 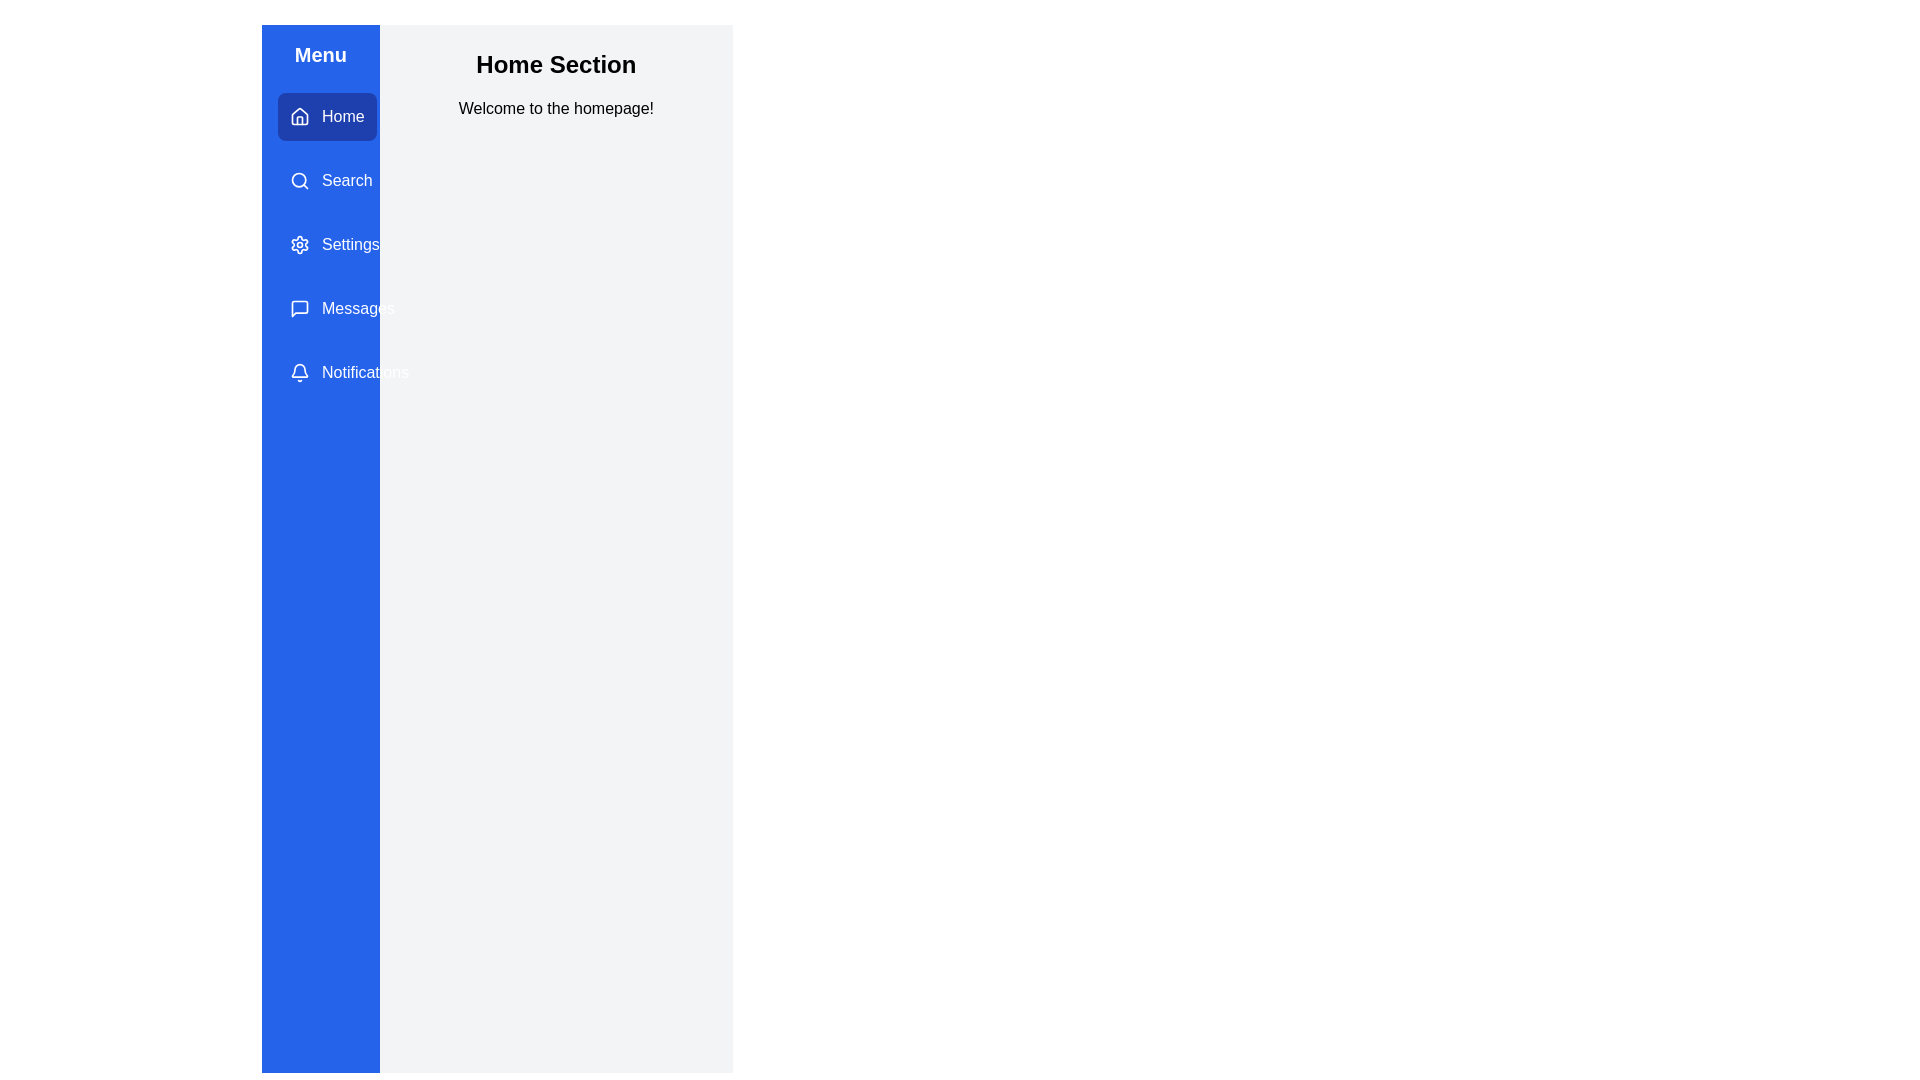 I want to click on the 'Messages' icon in the vertical navigation bar, which is the fourth icon and is adjacent to the 'Messages' text label, so click(x=298, y=308).